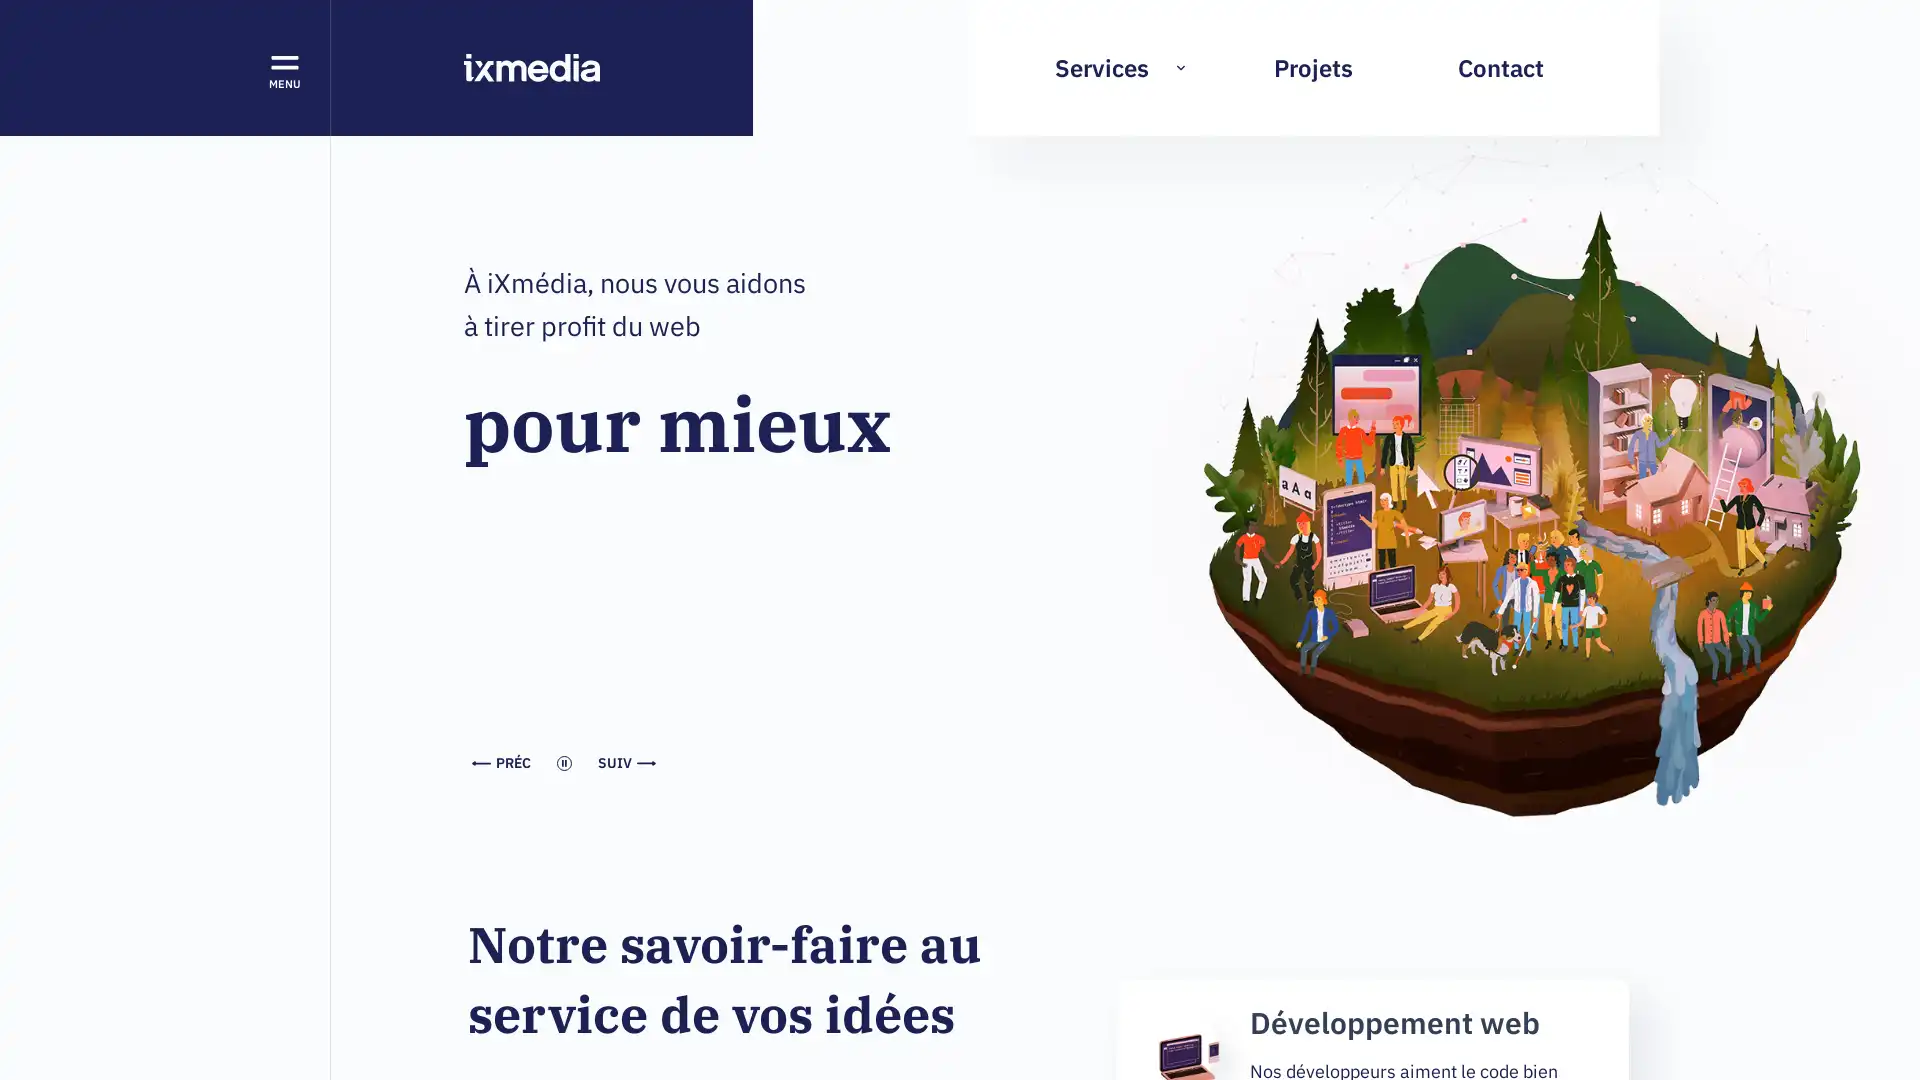  Describe the element at coordinates (501, 763) in the screenshot. I see `PREC EDENT` at that location.